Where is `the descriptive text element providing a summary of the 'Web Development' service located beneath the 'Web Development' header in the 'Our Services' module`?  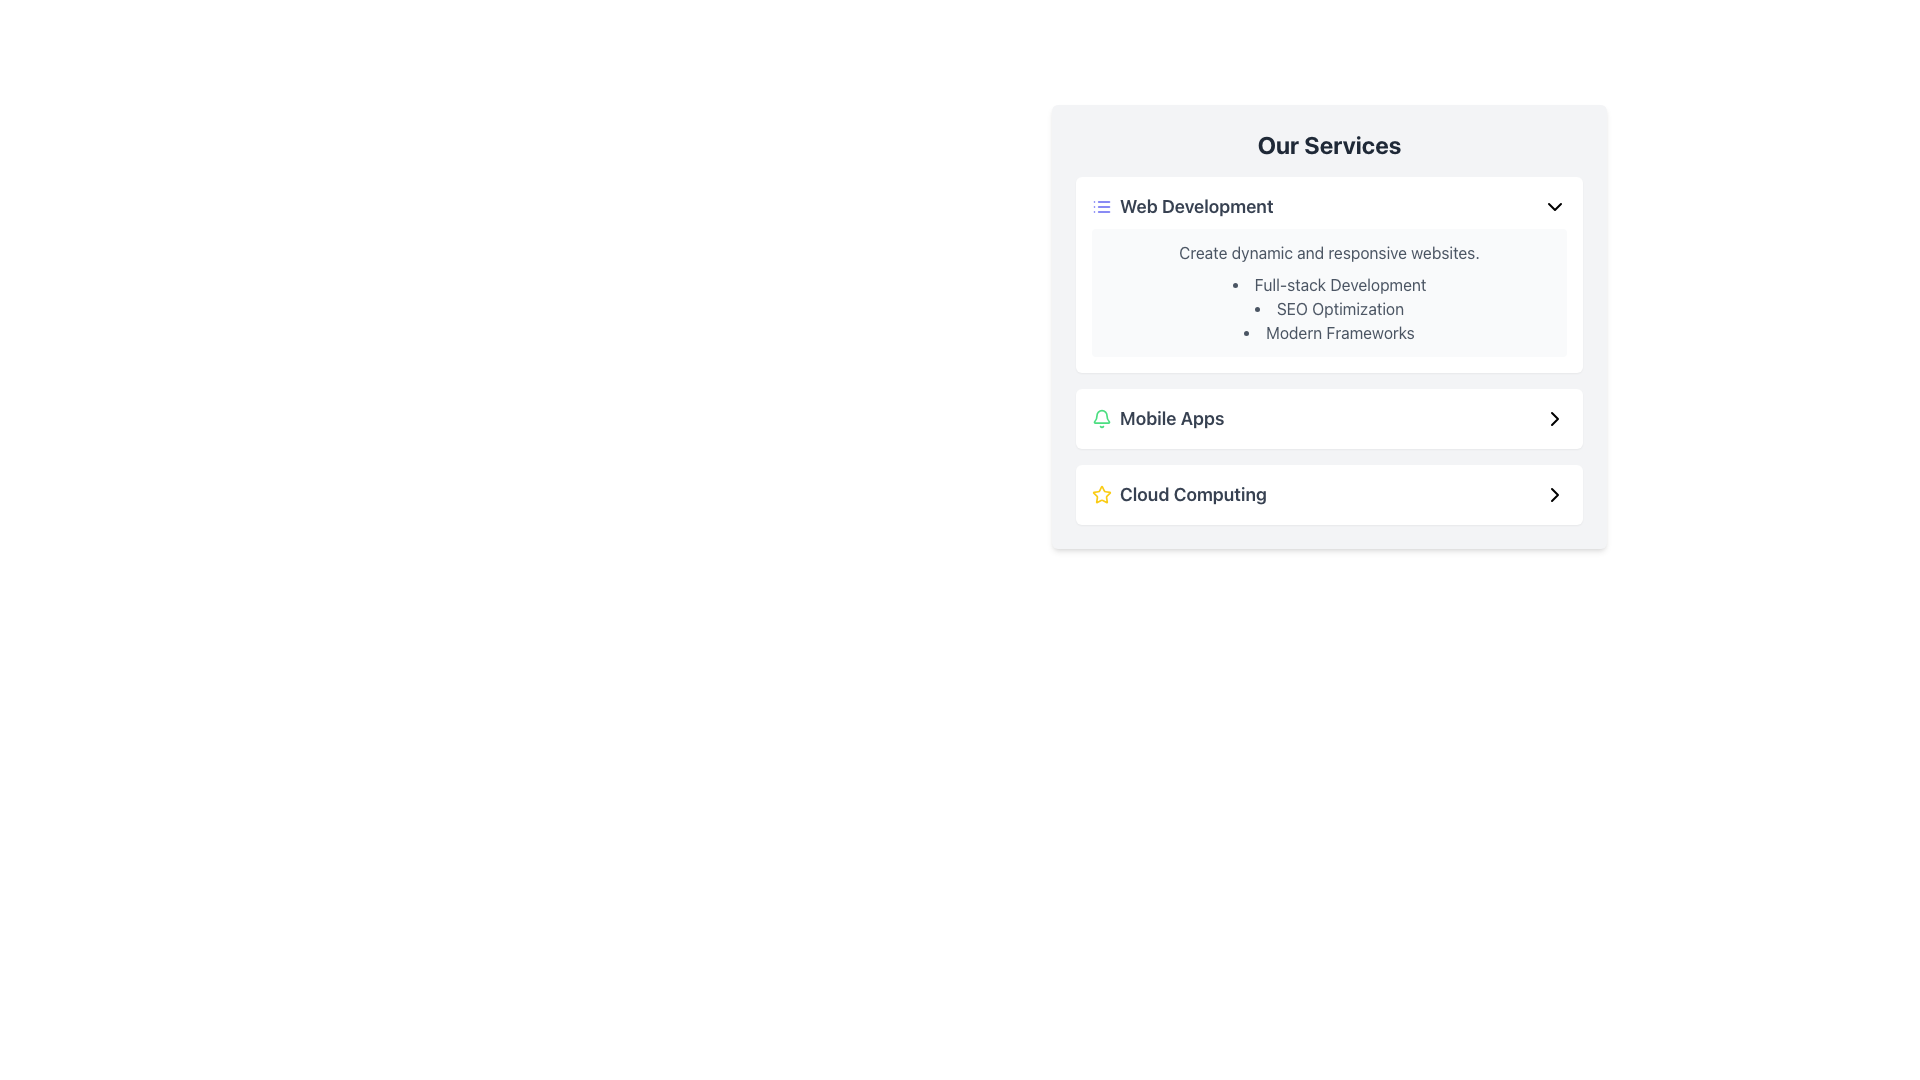 the descriptive text element providing a summary of the 'Web Development' service located beneath the 'Web Development' header in the 'Our Services' module is located at coordinates (1329, 252).